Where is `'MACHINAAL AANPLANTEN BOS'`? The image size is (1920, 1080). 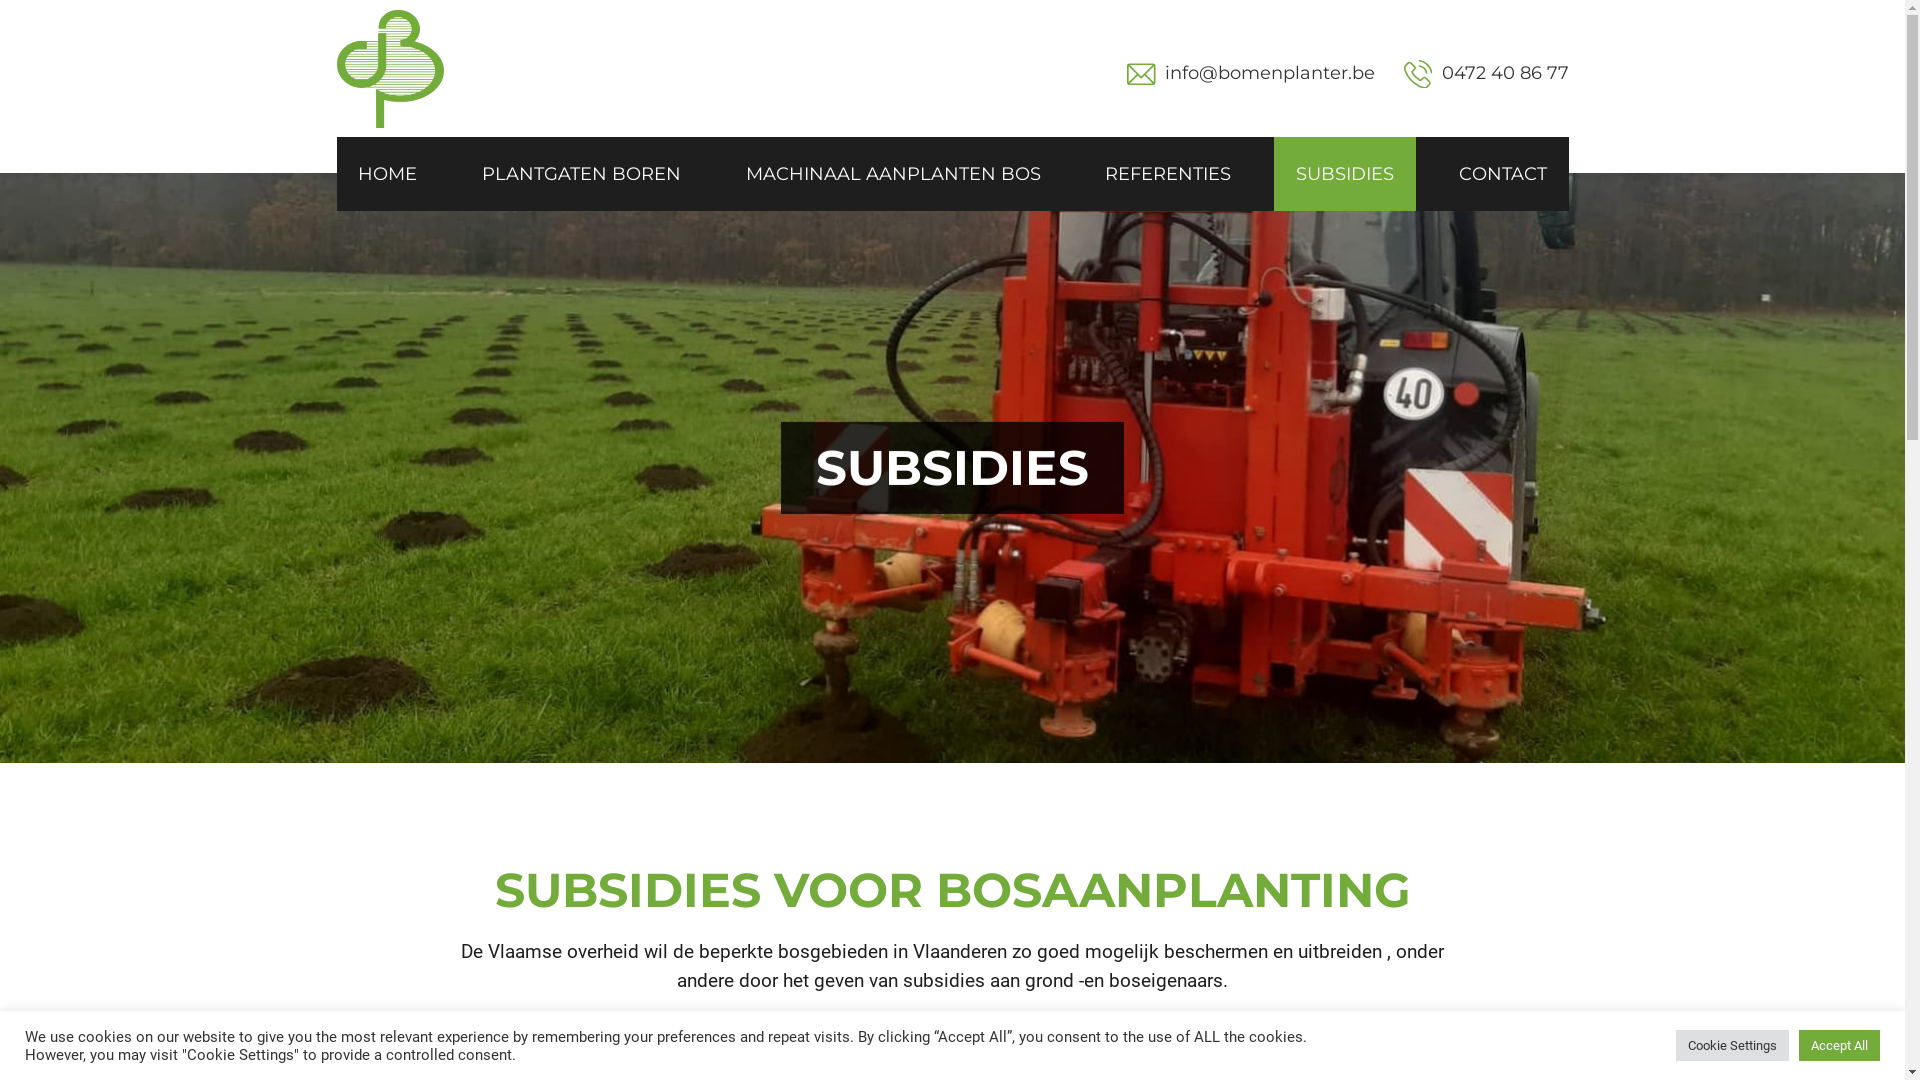
'MACHINAAL AANPLANTEN BOS' is located at coordinates (892, 172).